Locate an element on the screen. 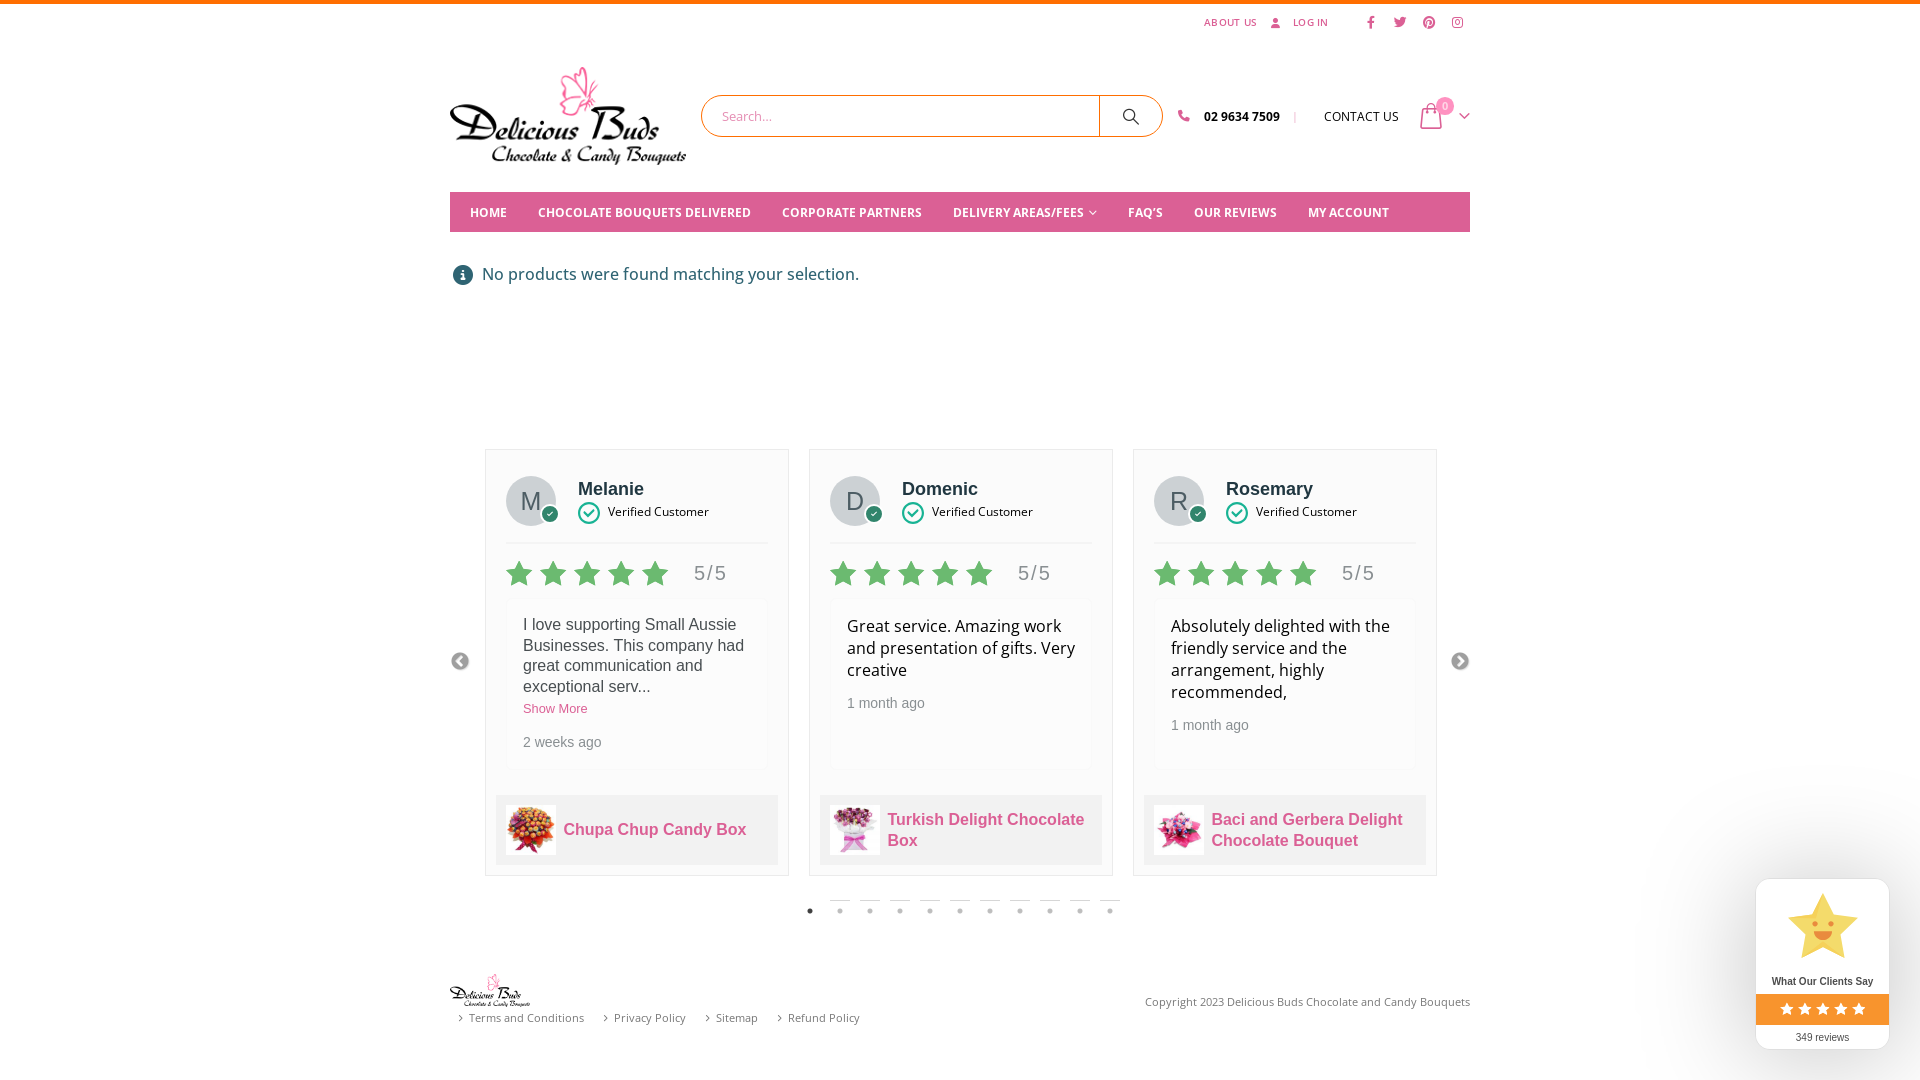 The height and width of the screenshot is (1080, 1920). 'CORPORATE PARTNERS' is located at coordinates (846, 212).